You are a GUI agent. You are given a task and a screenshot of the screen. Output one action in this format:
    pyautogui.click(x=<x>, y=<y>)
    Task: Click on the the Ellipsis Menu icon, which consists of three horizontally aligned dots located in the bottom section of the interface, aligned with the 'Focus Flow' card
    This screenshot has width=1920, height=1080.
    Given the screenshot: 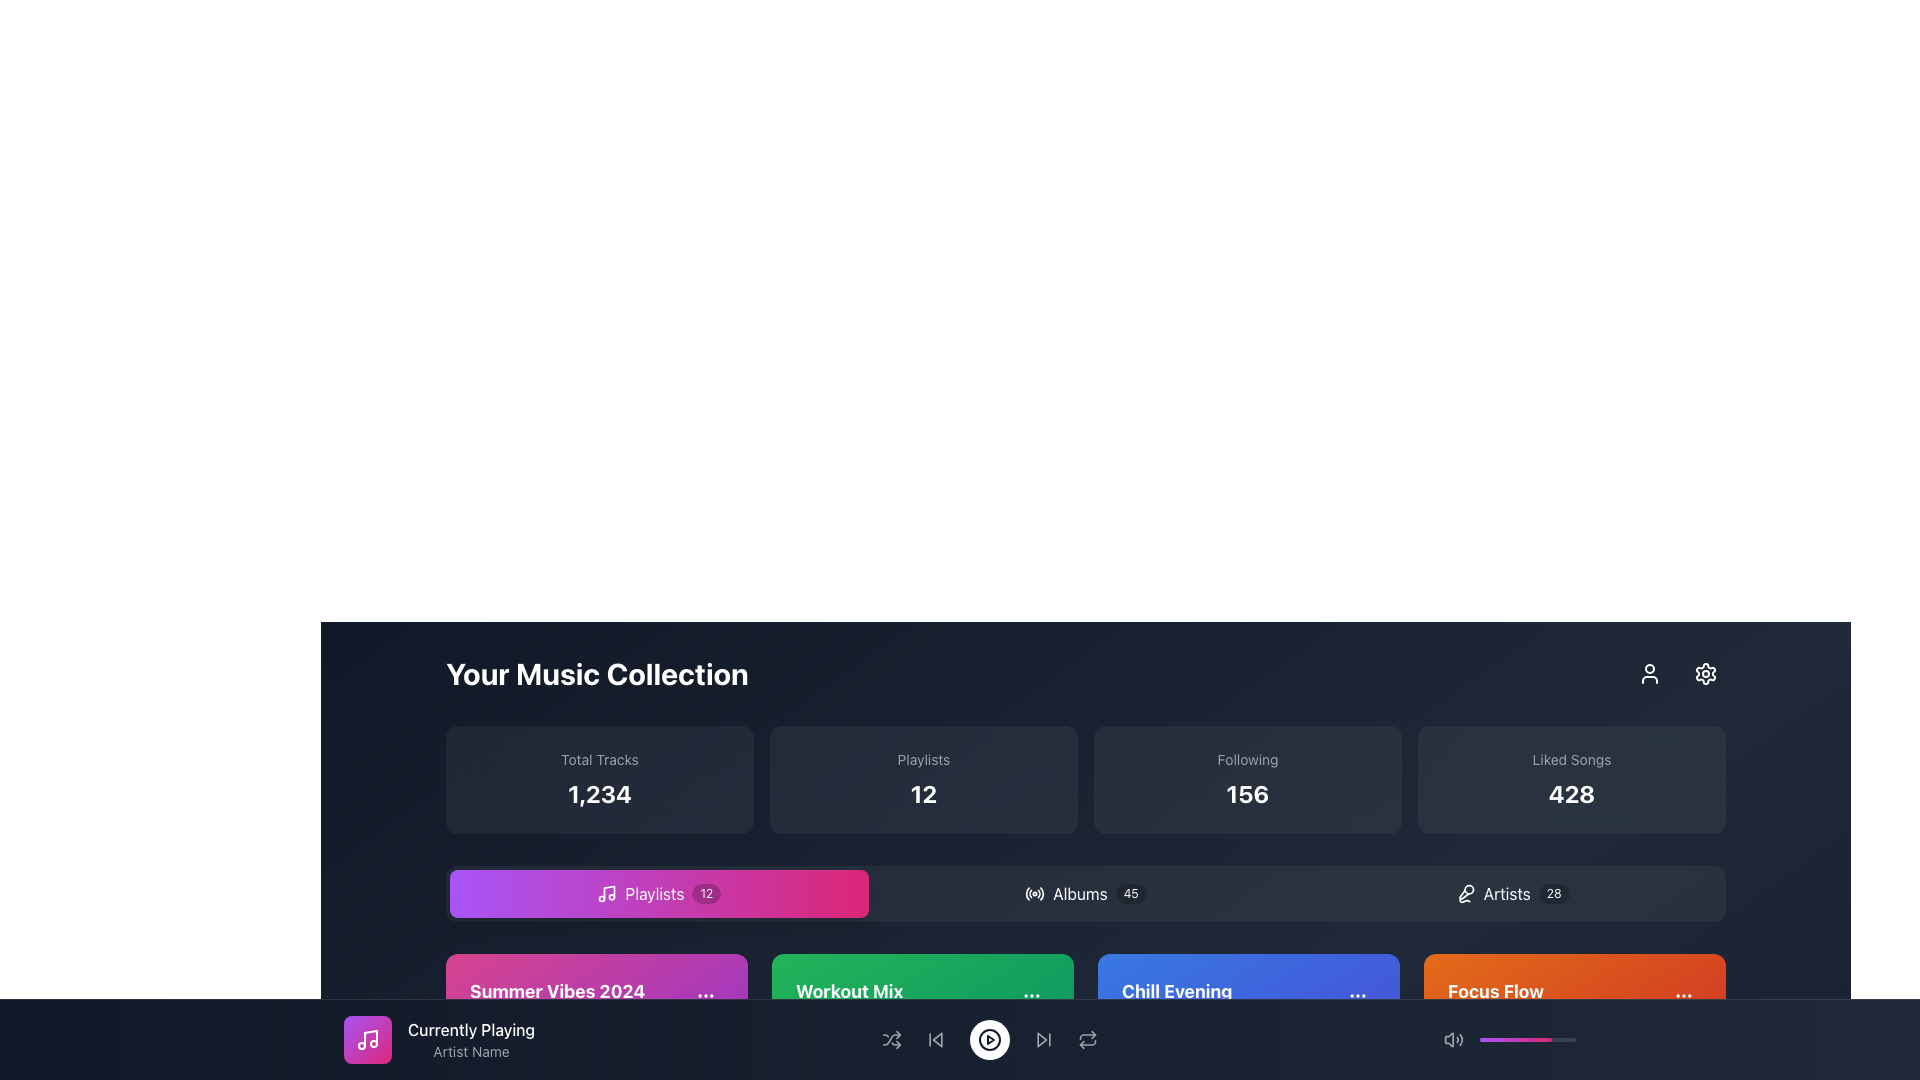 What is the action you would take?
    pyautogui.click(x=1358, y=995)
    